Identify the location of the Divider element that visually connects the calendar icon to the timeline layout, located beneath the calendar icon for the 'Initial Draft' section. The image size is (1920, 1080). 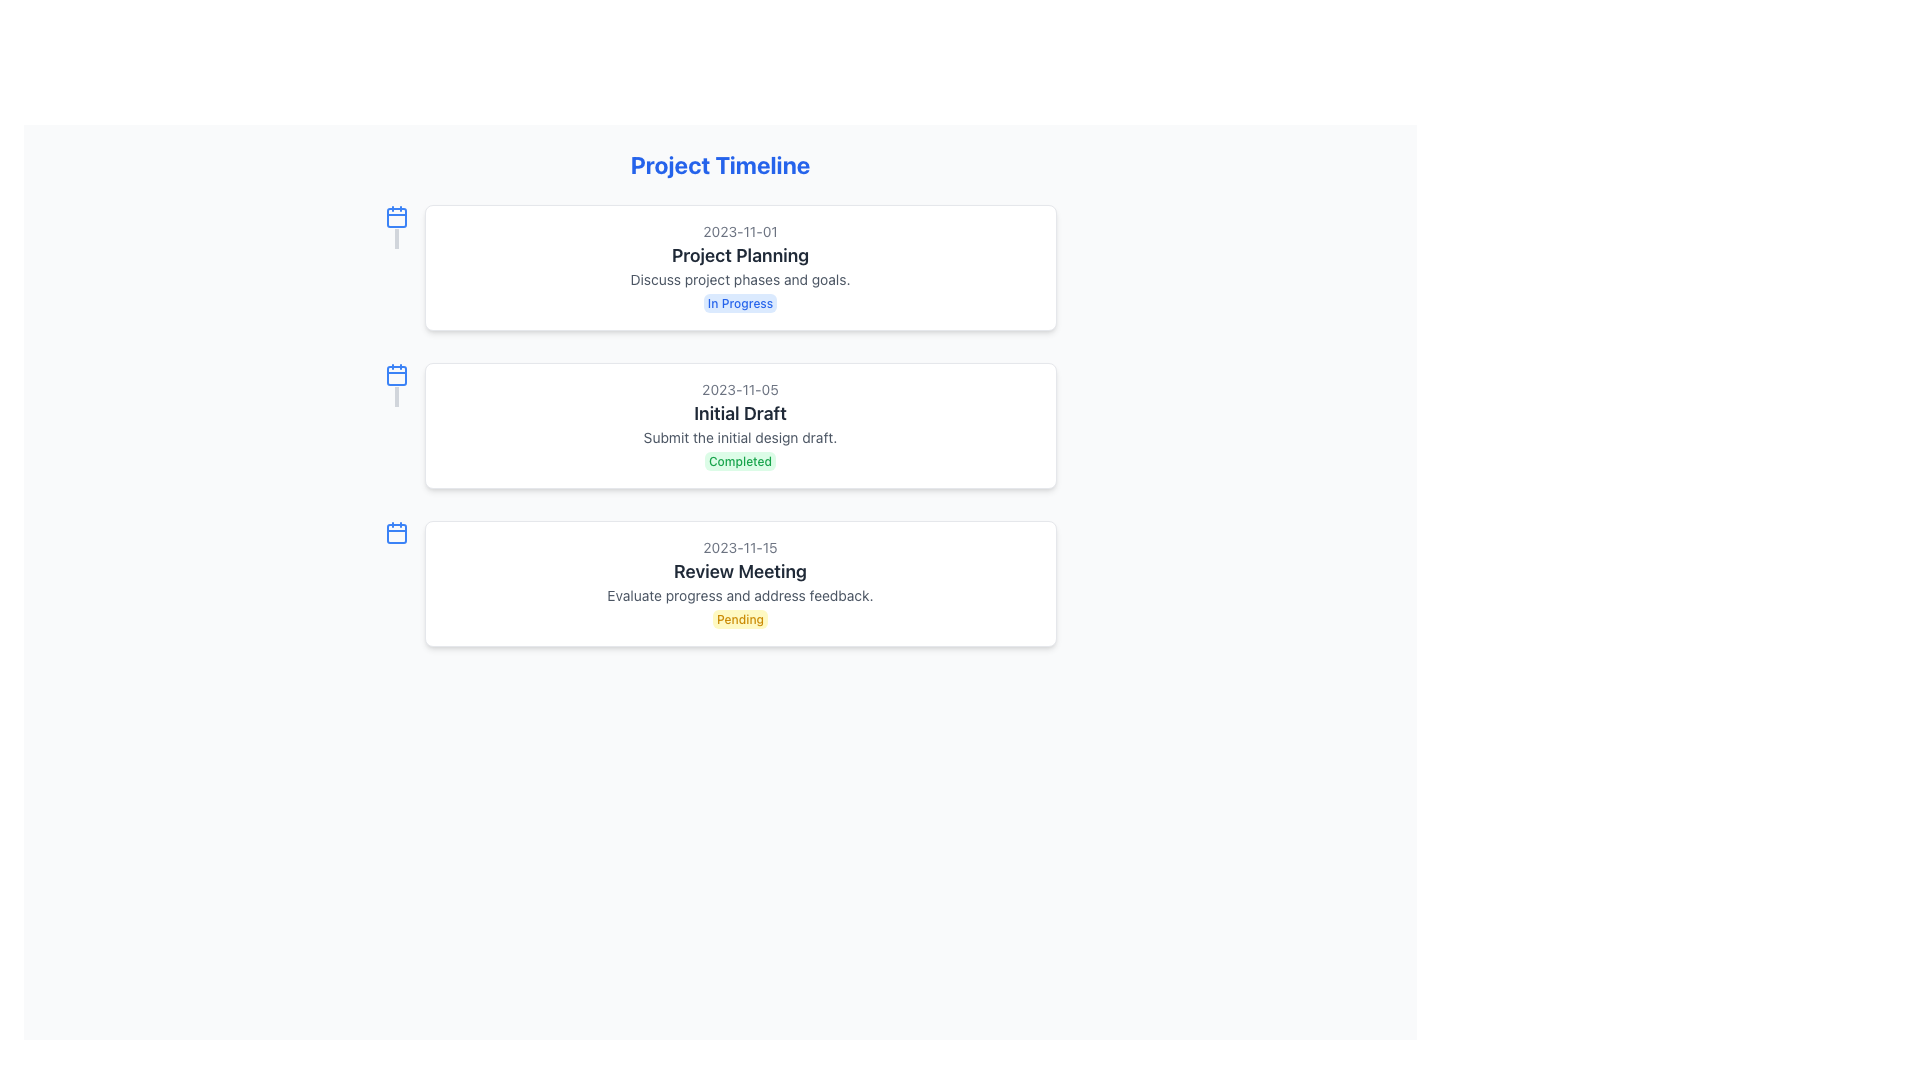
(396, 397).